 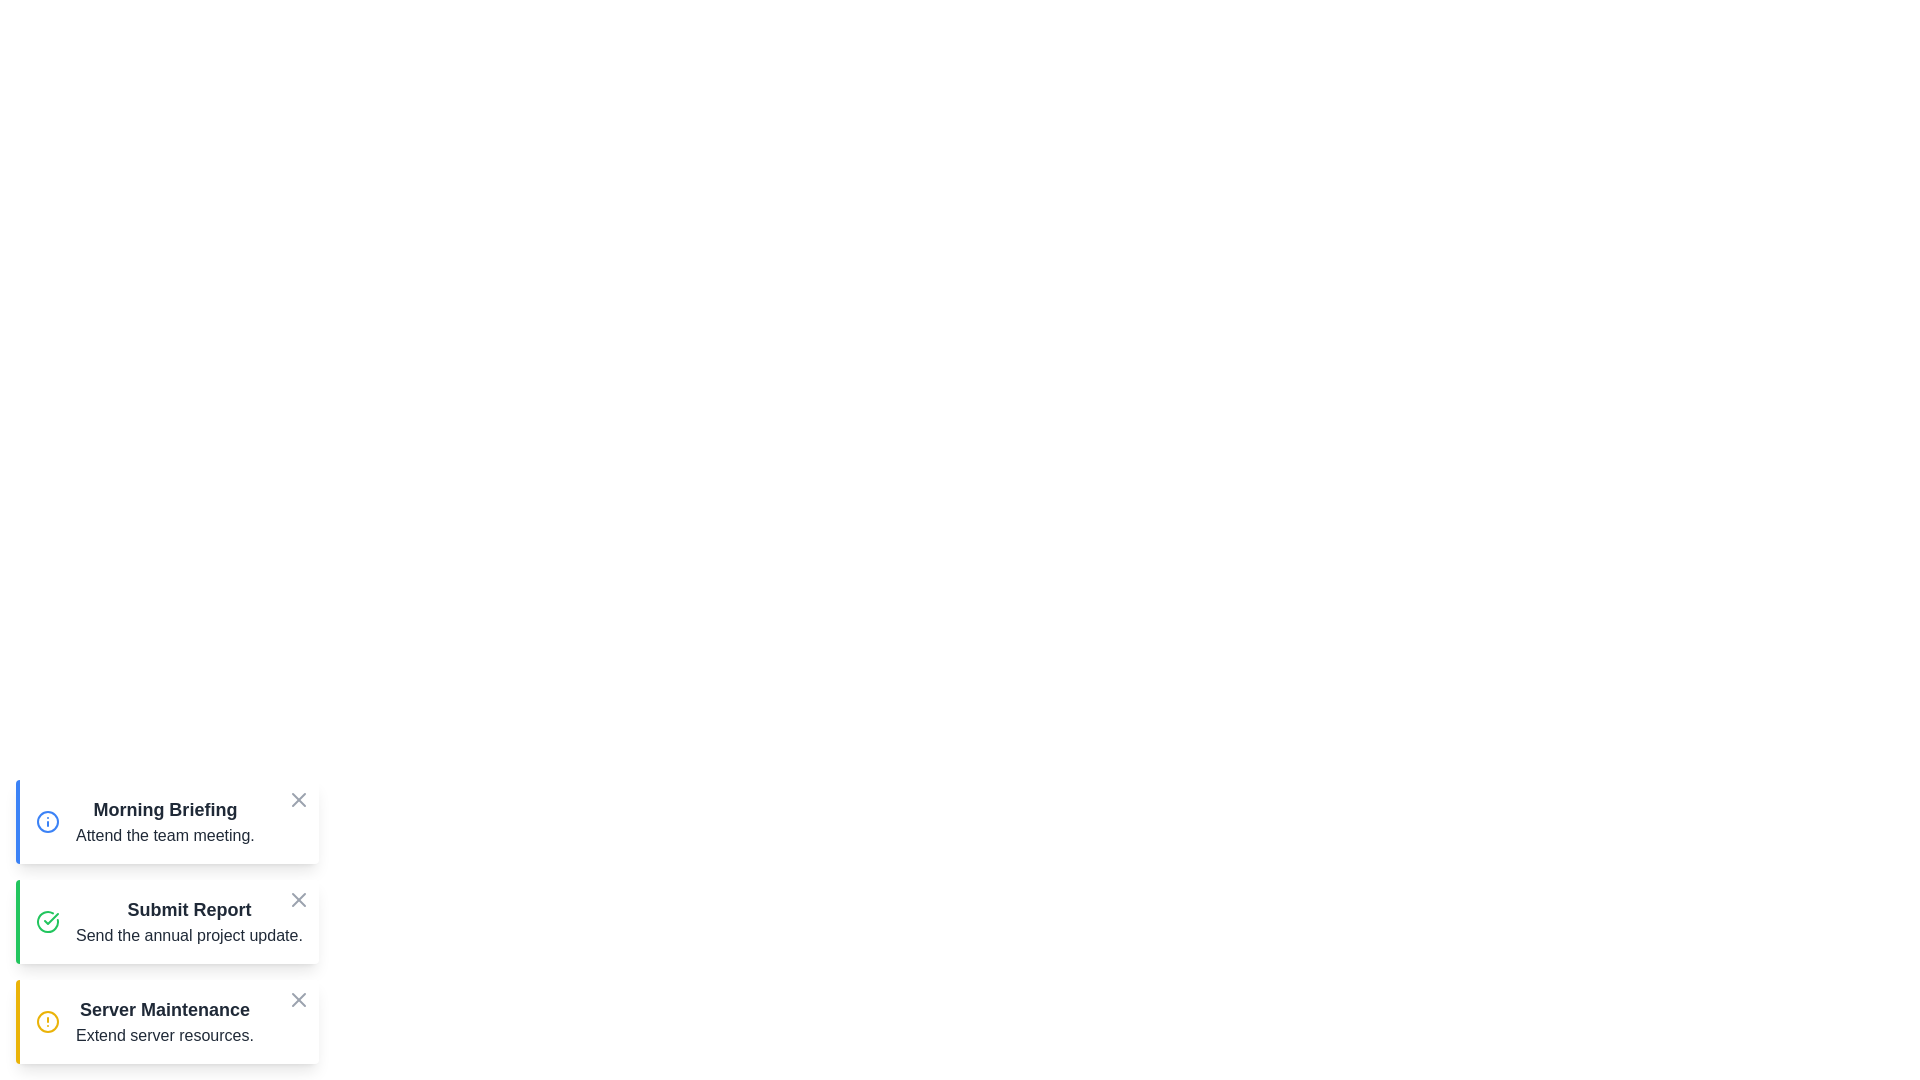 I want to click on the completion icon located in the second row next to 'Submit Report' that indicates the successful completion of a task, so click(x=51, y=918).